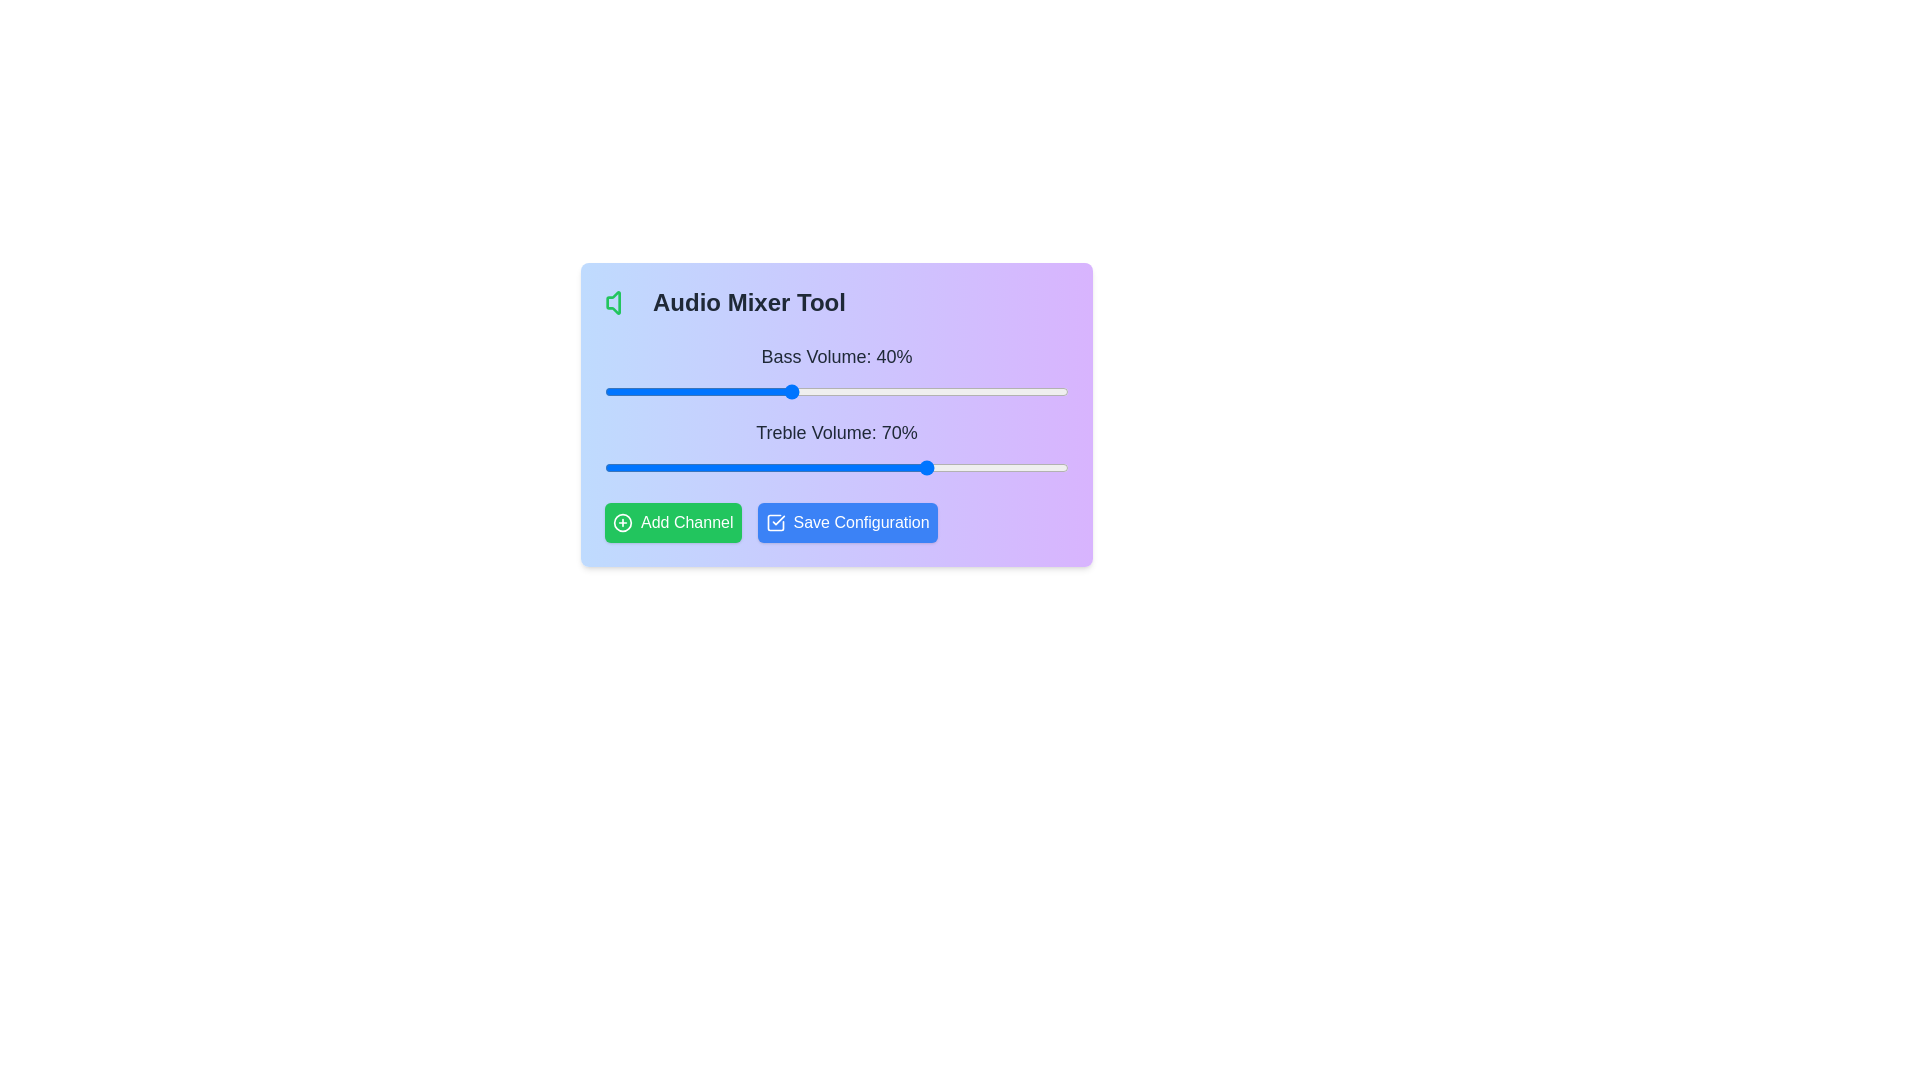  What do you see at coordinates (990, 392) in the screenshot?
I see `the slider` at bounding box center [990, 392].